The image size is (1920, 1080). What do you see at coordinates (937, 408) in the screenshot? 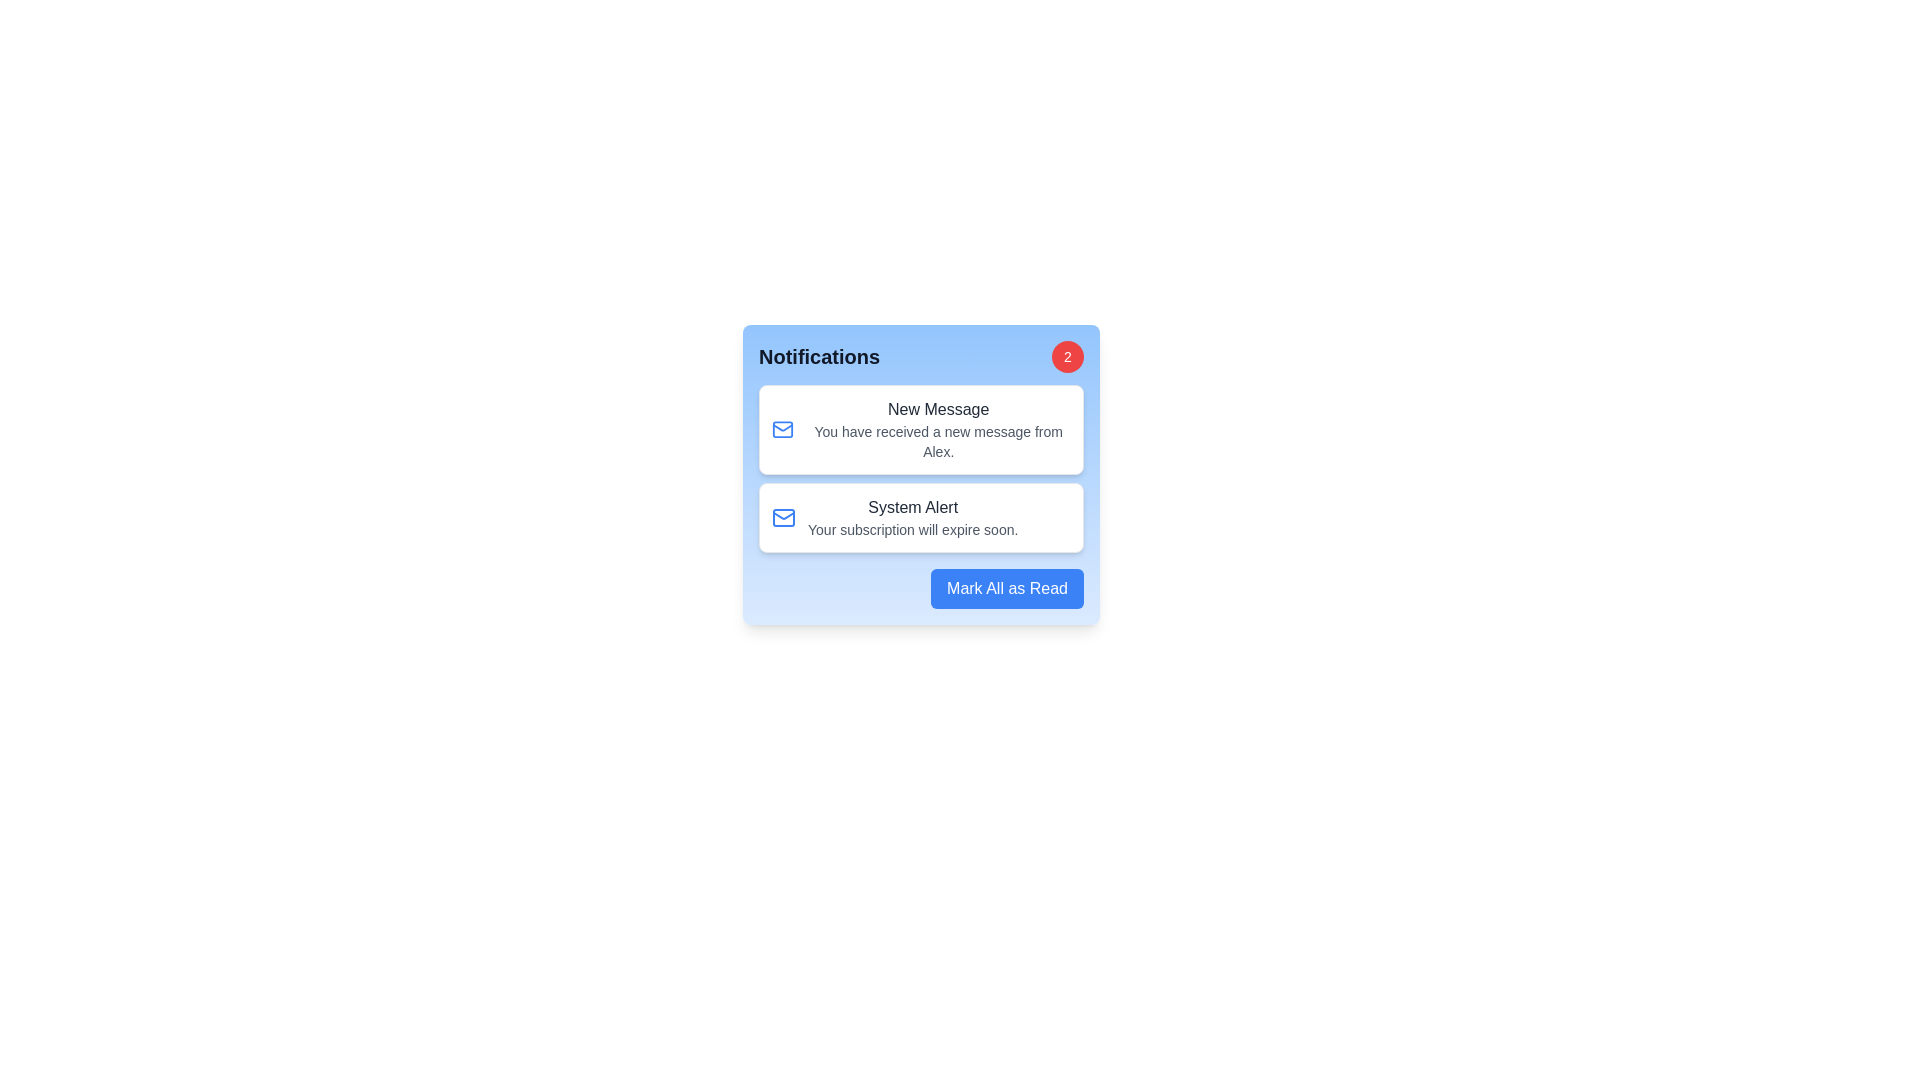
I see `text label displaying 'New Message', which is styled in medium-weight font and dark gray color, located at the top part of a notification box with a light blue background` at bounding box center [937, 408].